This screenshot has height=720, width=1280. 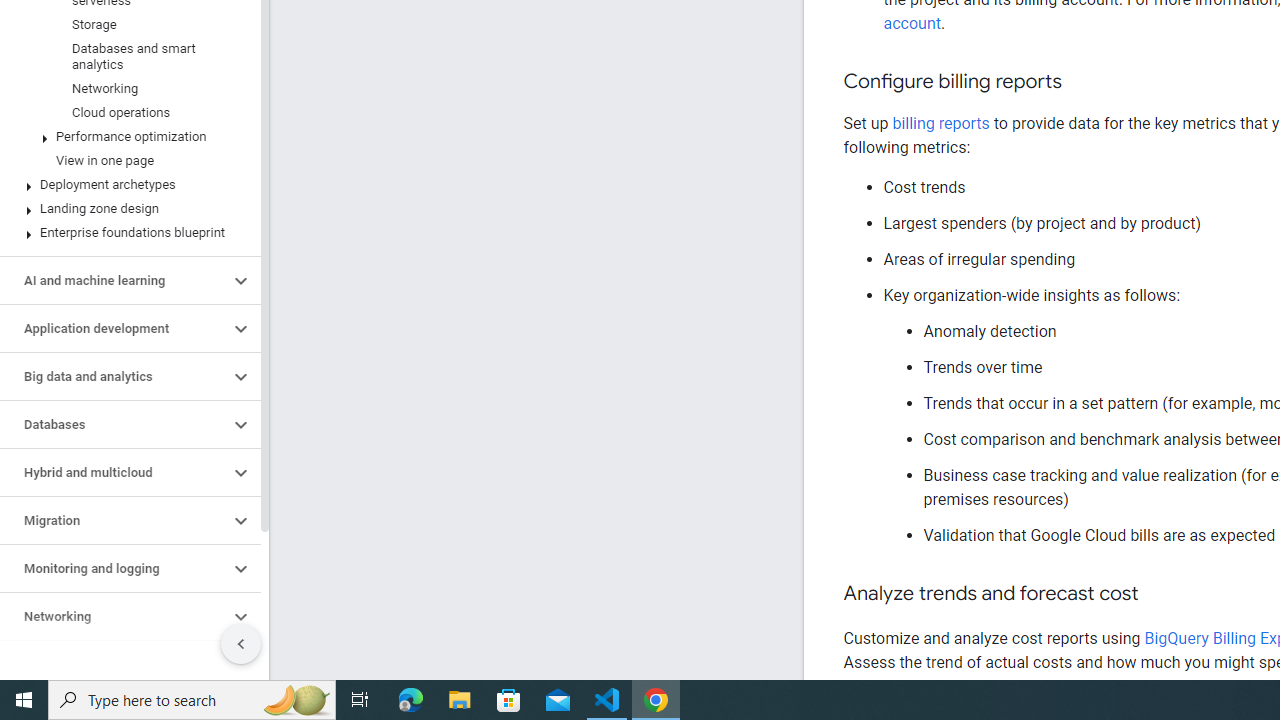 What do you see at coordinates (125, 231) in the screenshot?
I see `'Enterprise foundations blueprint'` at bounding box center [125, 231].